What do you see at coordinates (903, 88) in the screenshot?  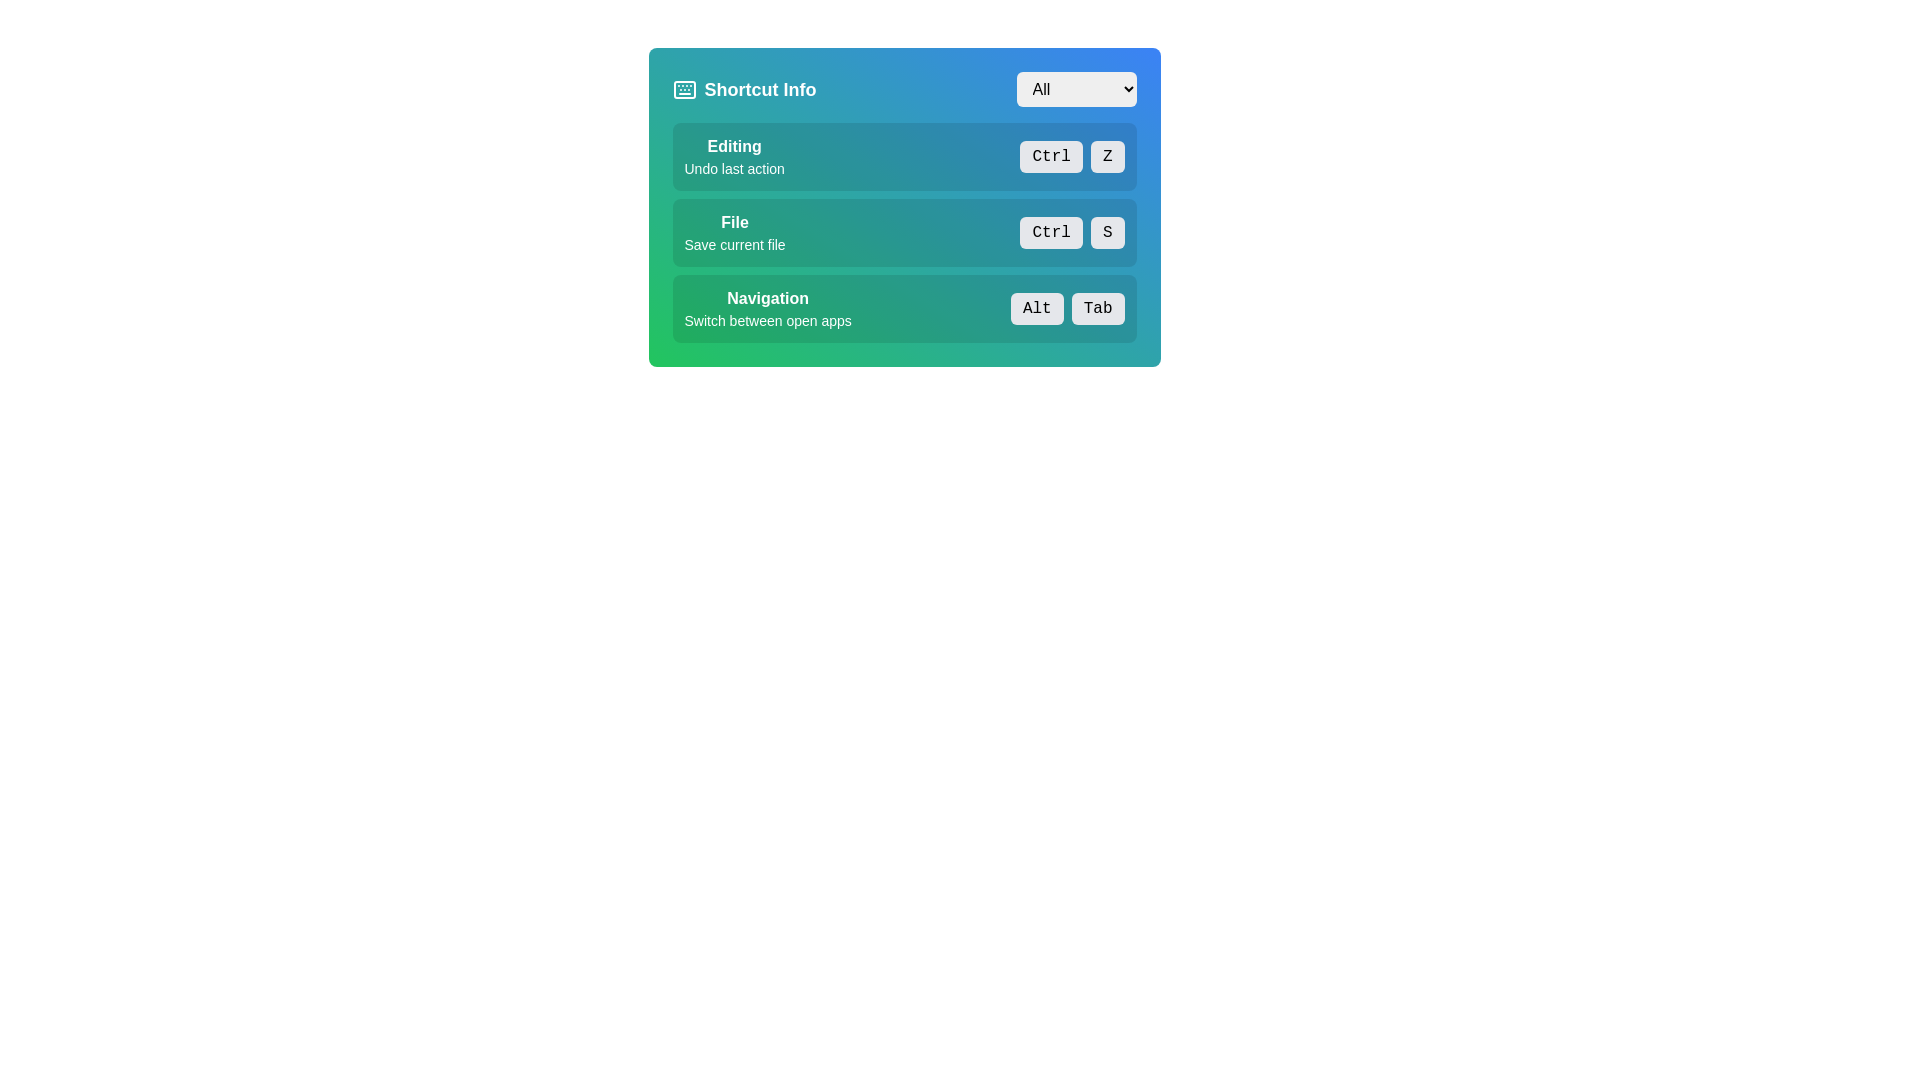 I see `the word 'All' in the Title bar with dropdown labeled 'Shortcut Info'` at bounding box center [903, 88].